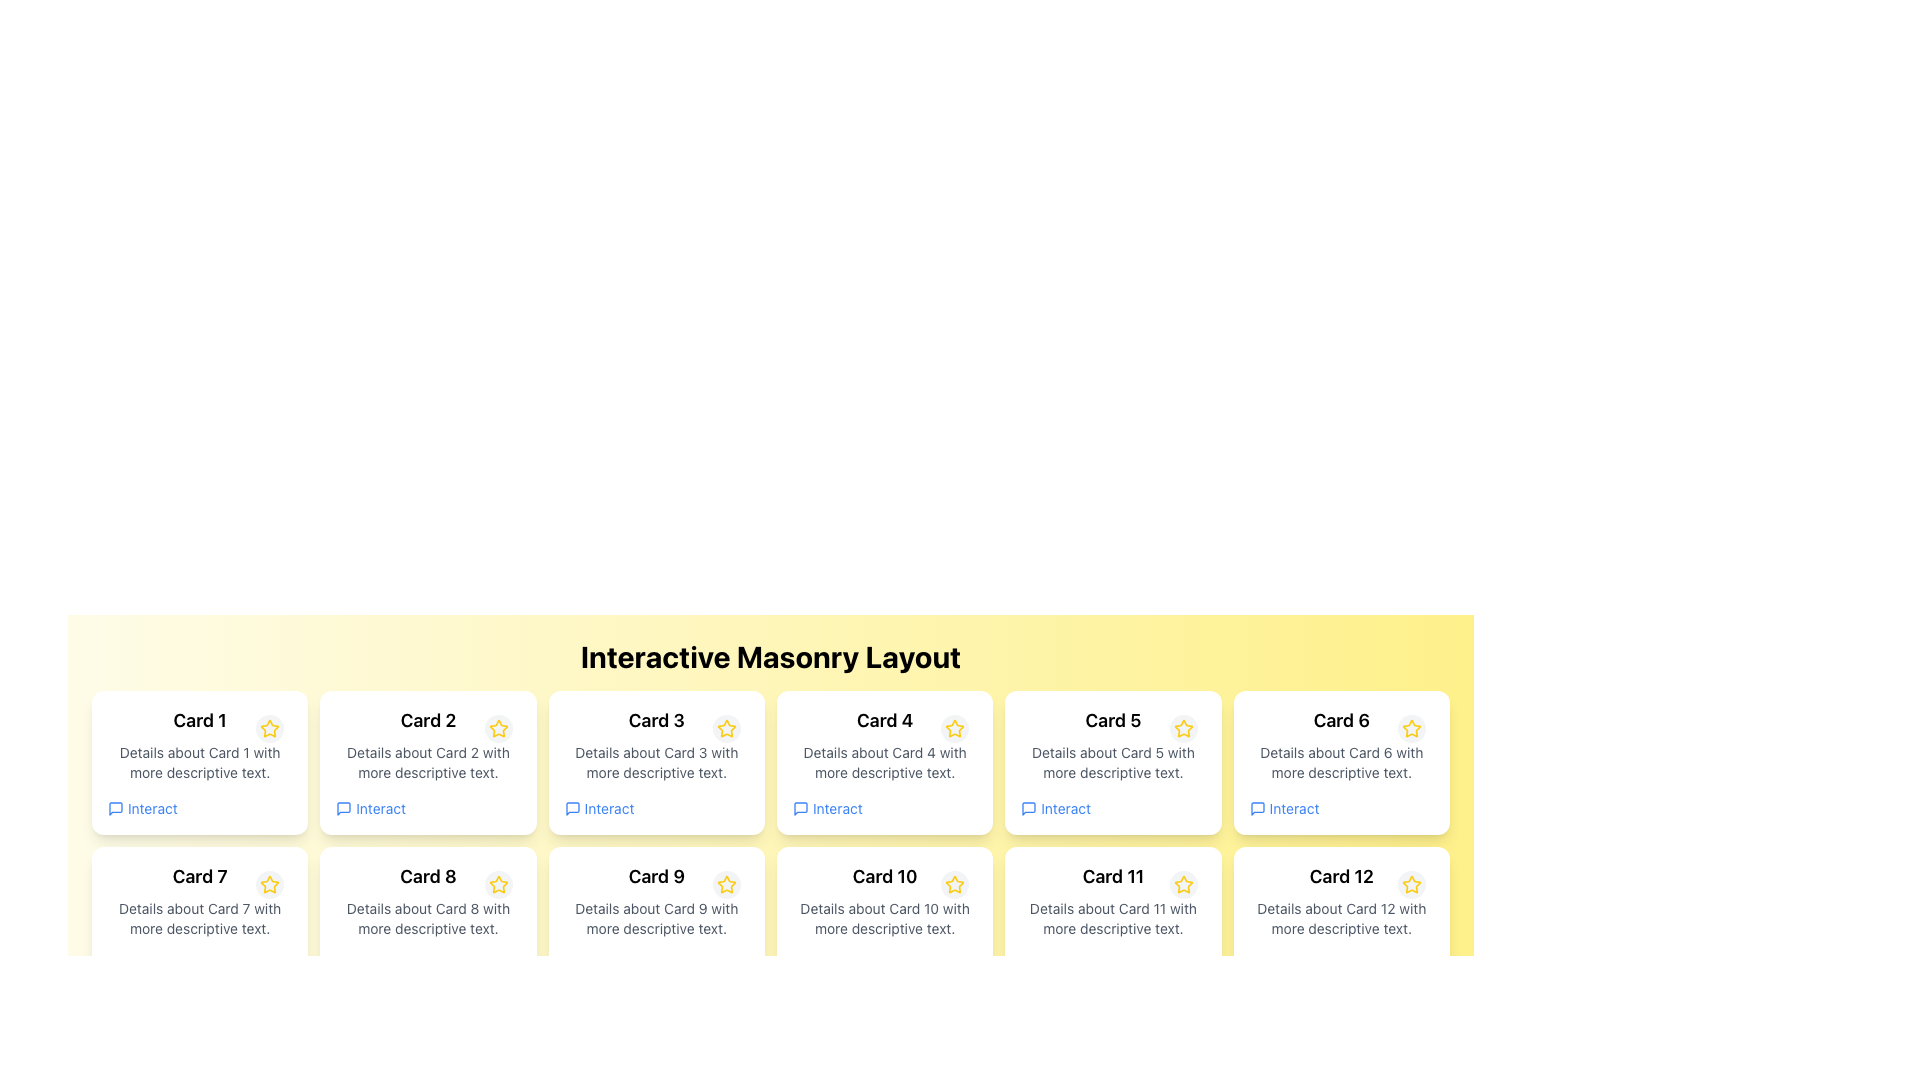  I want to click on the title heading of 'Card 7', which is located in the bottom row of the card grid layout, to interact with it, even though it is not interactive, so click(200, 875).